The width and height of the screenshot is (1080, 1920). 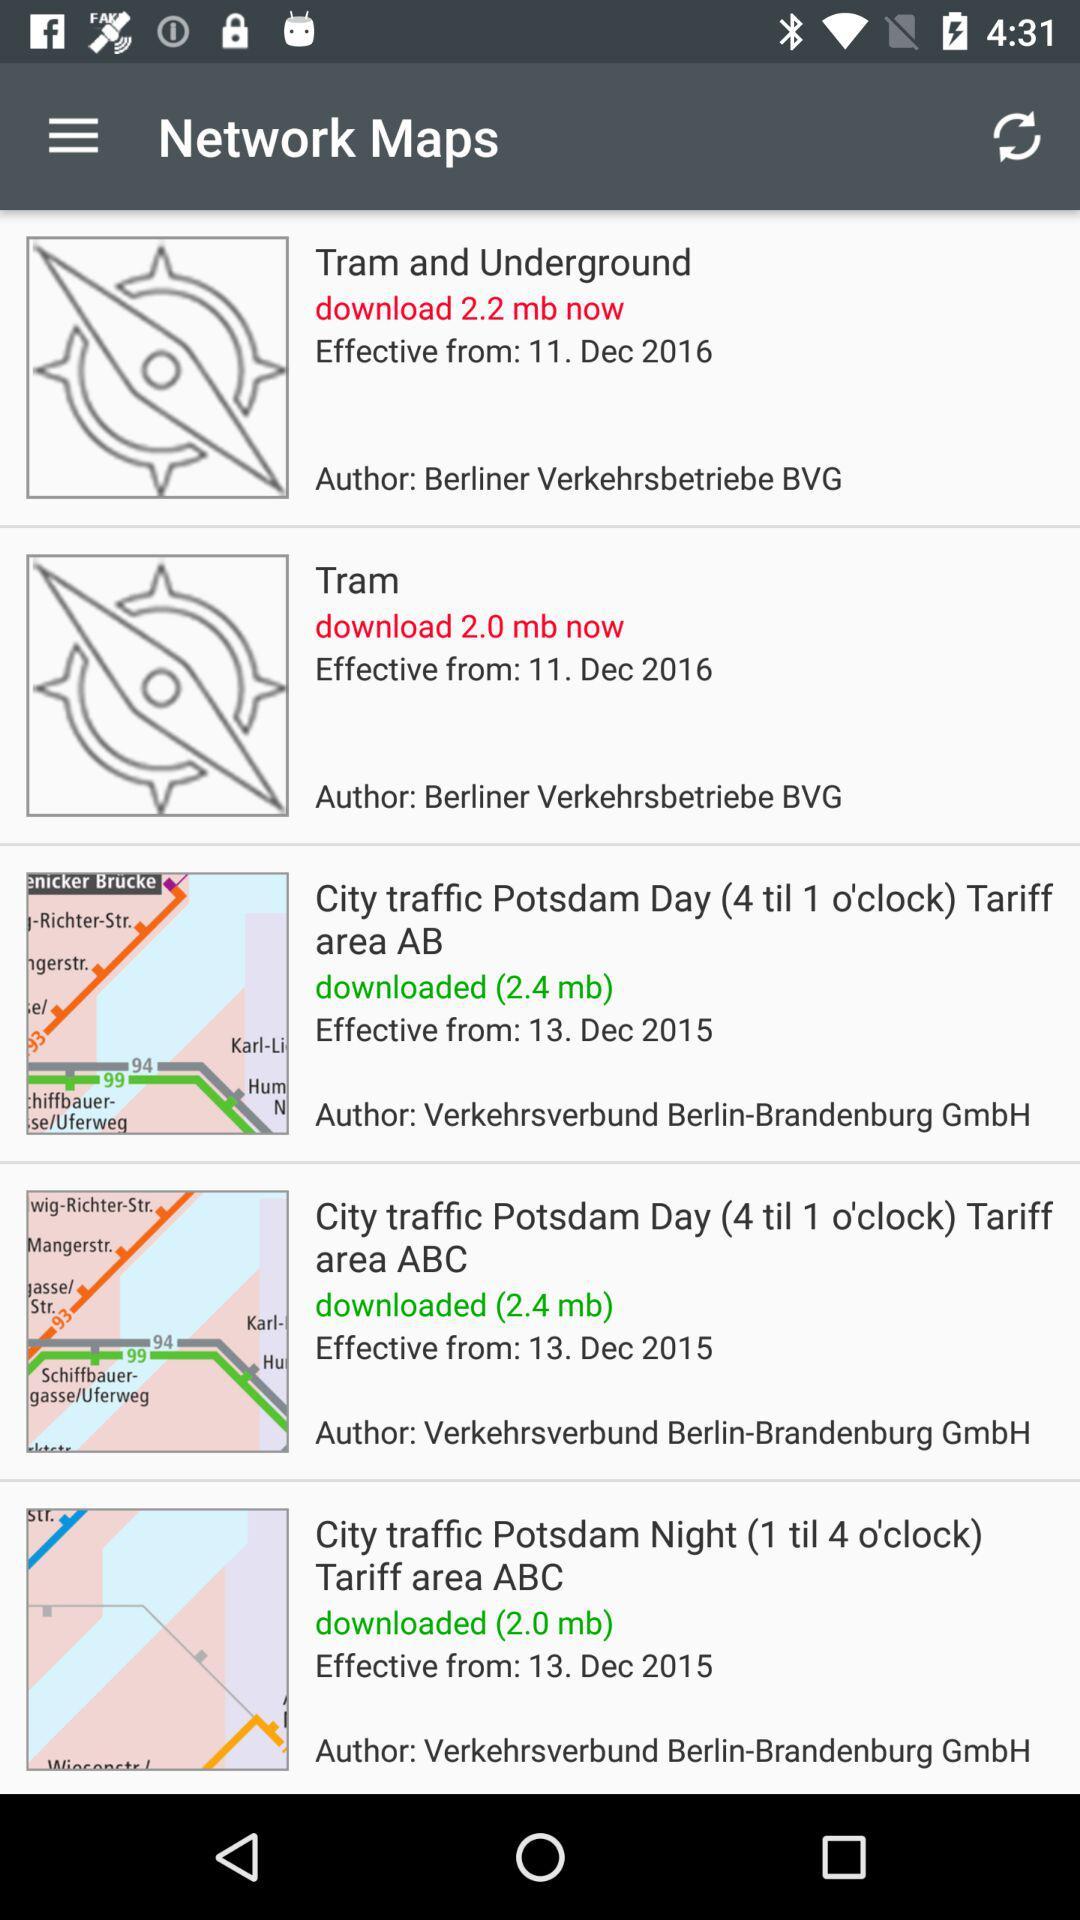 I want to click on tram and underground icon, so click(x=502, y=259).